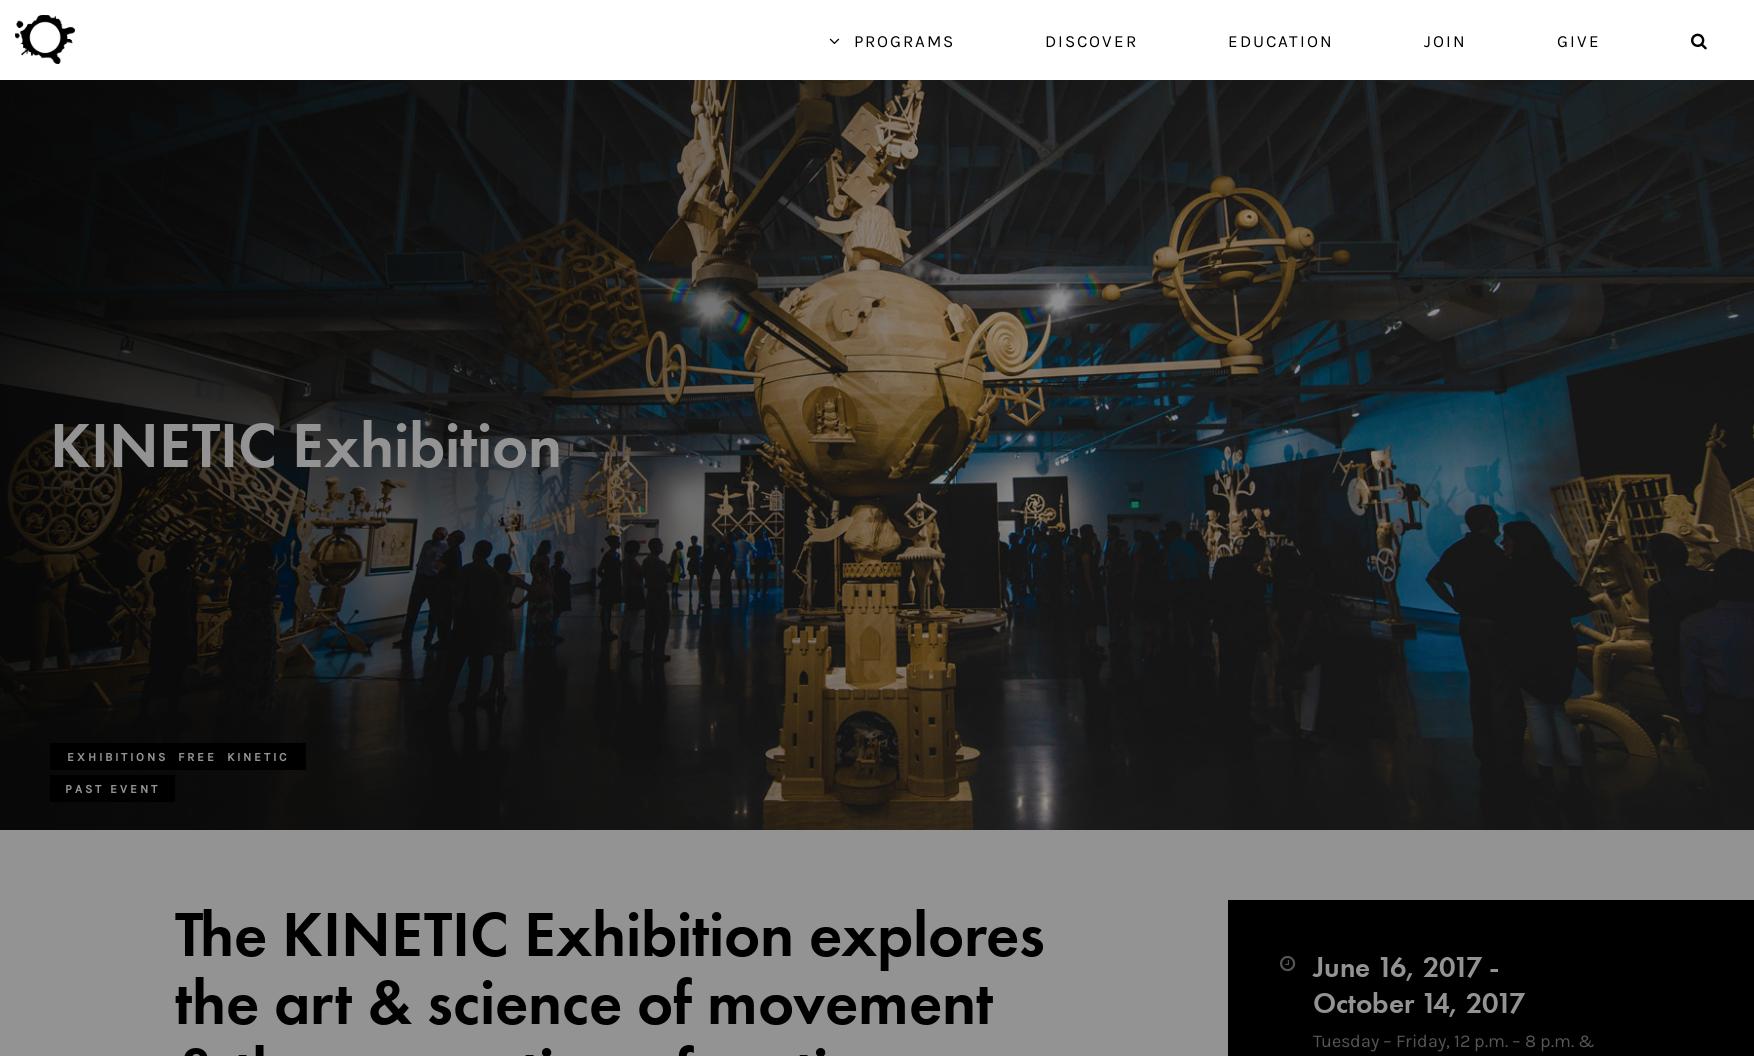  I want to click on 'Browse all programs for exhibitions featuring item-based creative endeavors.', so click(1291, 813).